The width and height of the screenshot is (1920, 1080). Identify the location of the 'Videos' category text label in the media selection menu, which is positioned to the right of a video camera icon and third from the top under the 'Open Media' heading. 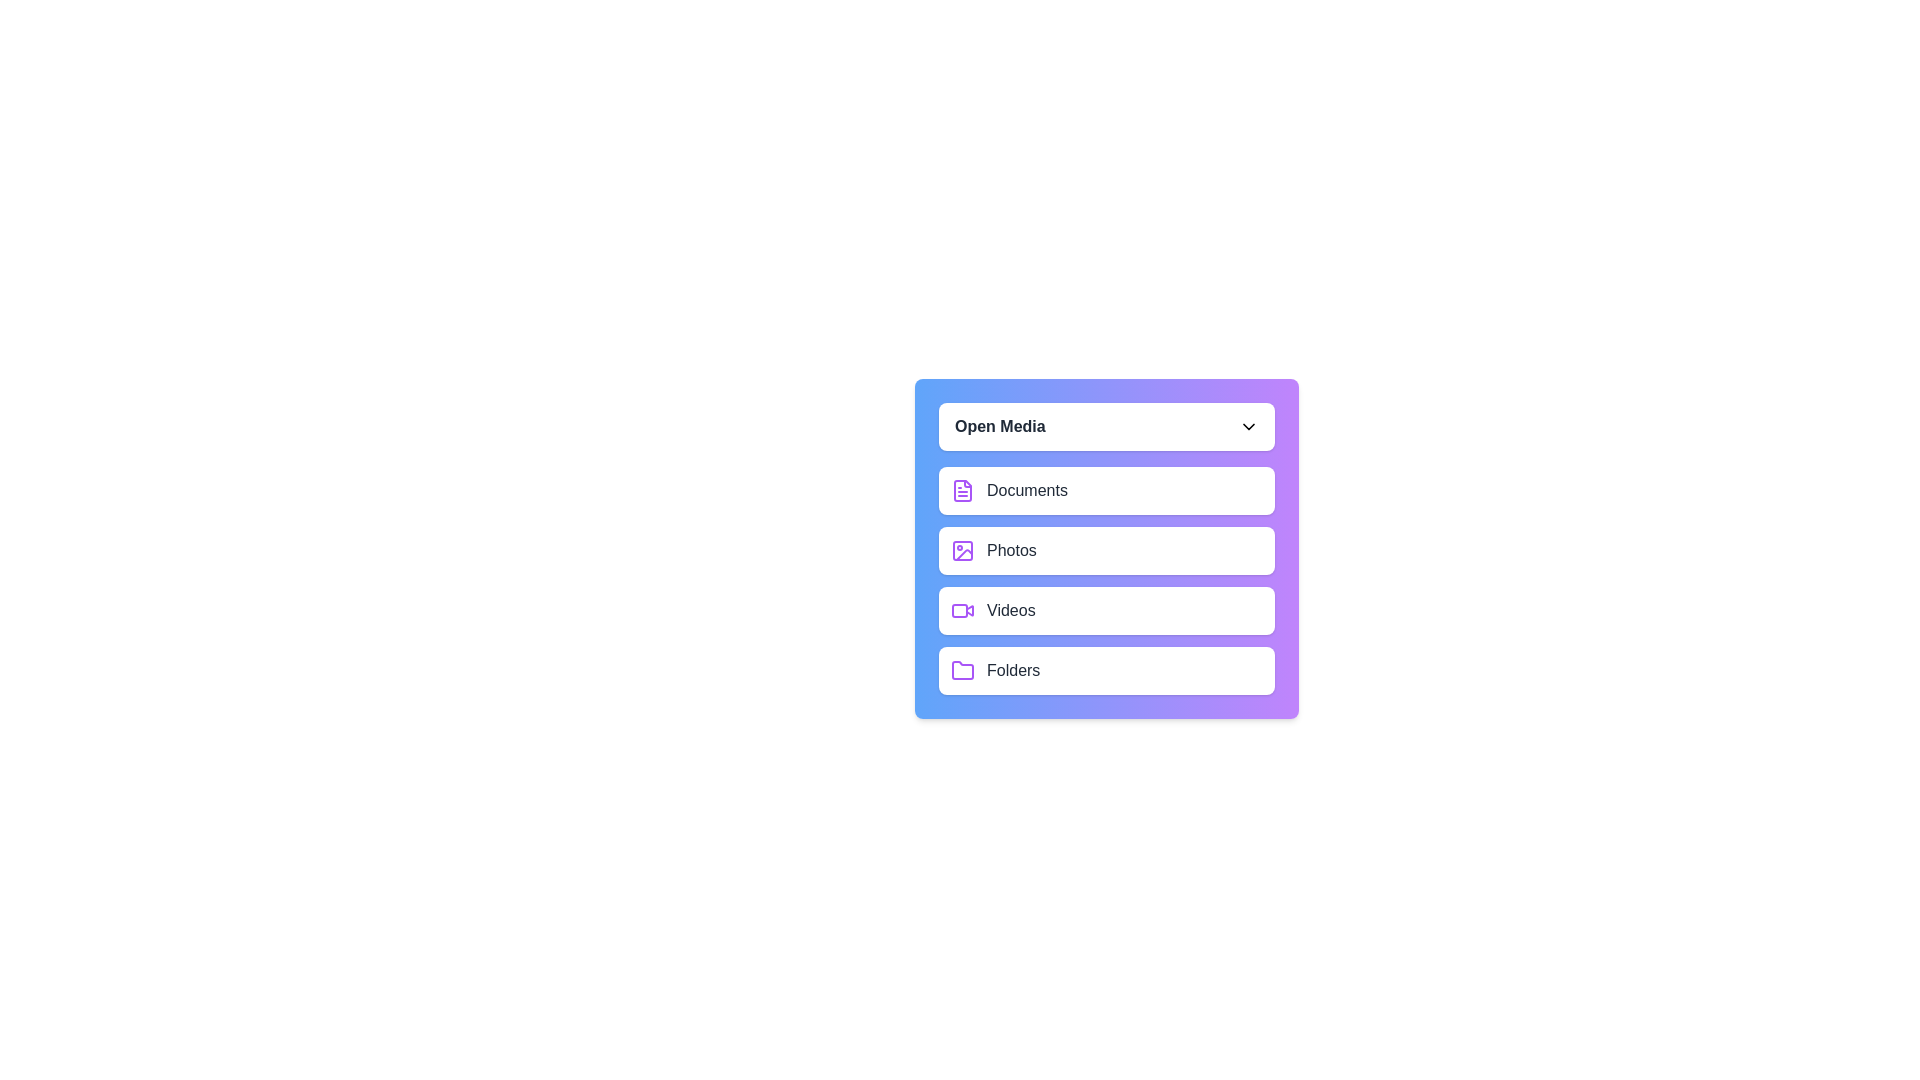
(1011, 609).